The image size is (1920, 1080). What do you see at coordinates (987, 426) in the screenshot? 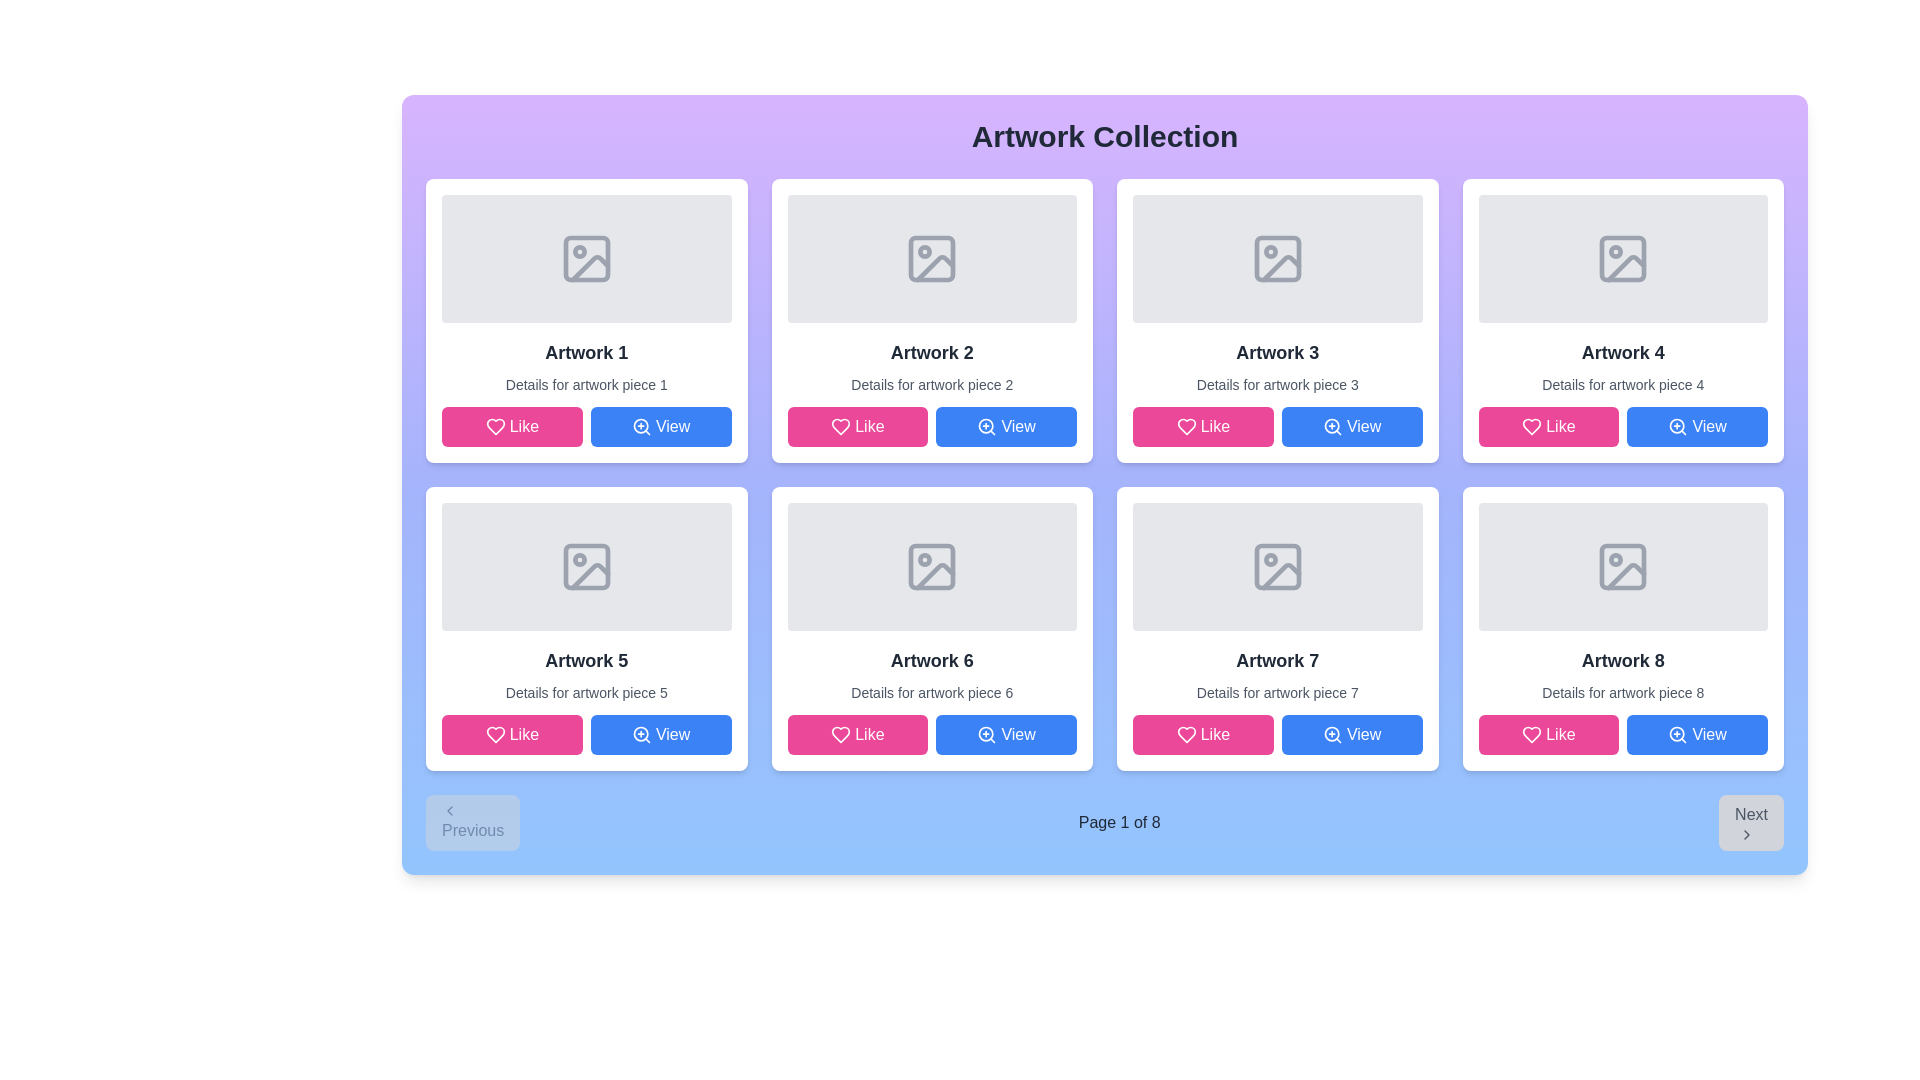
I see `the magnifying glass icon with a '+' symbol inside its circular lens, which is located within the 'View' button of the second artwork card in the Artwork Collection grid` at bounding box center [987, 426].